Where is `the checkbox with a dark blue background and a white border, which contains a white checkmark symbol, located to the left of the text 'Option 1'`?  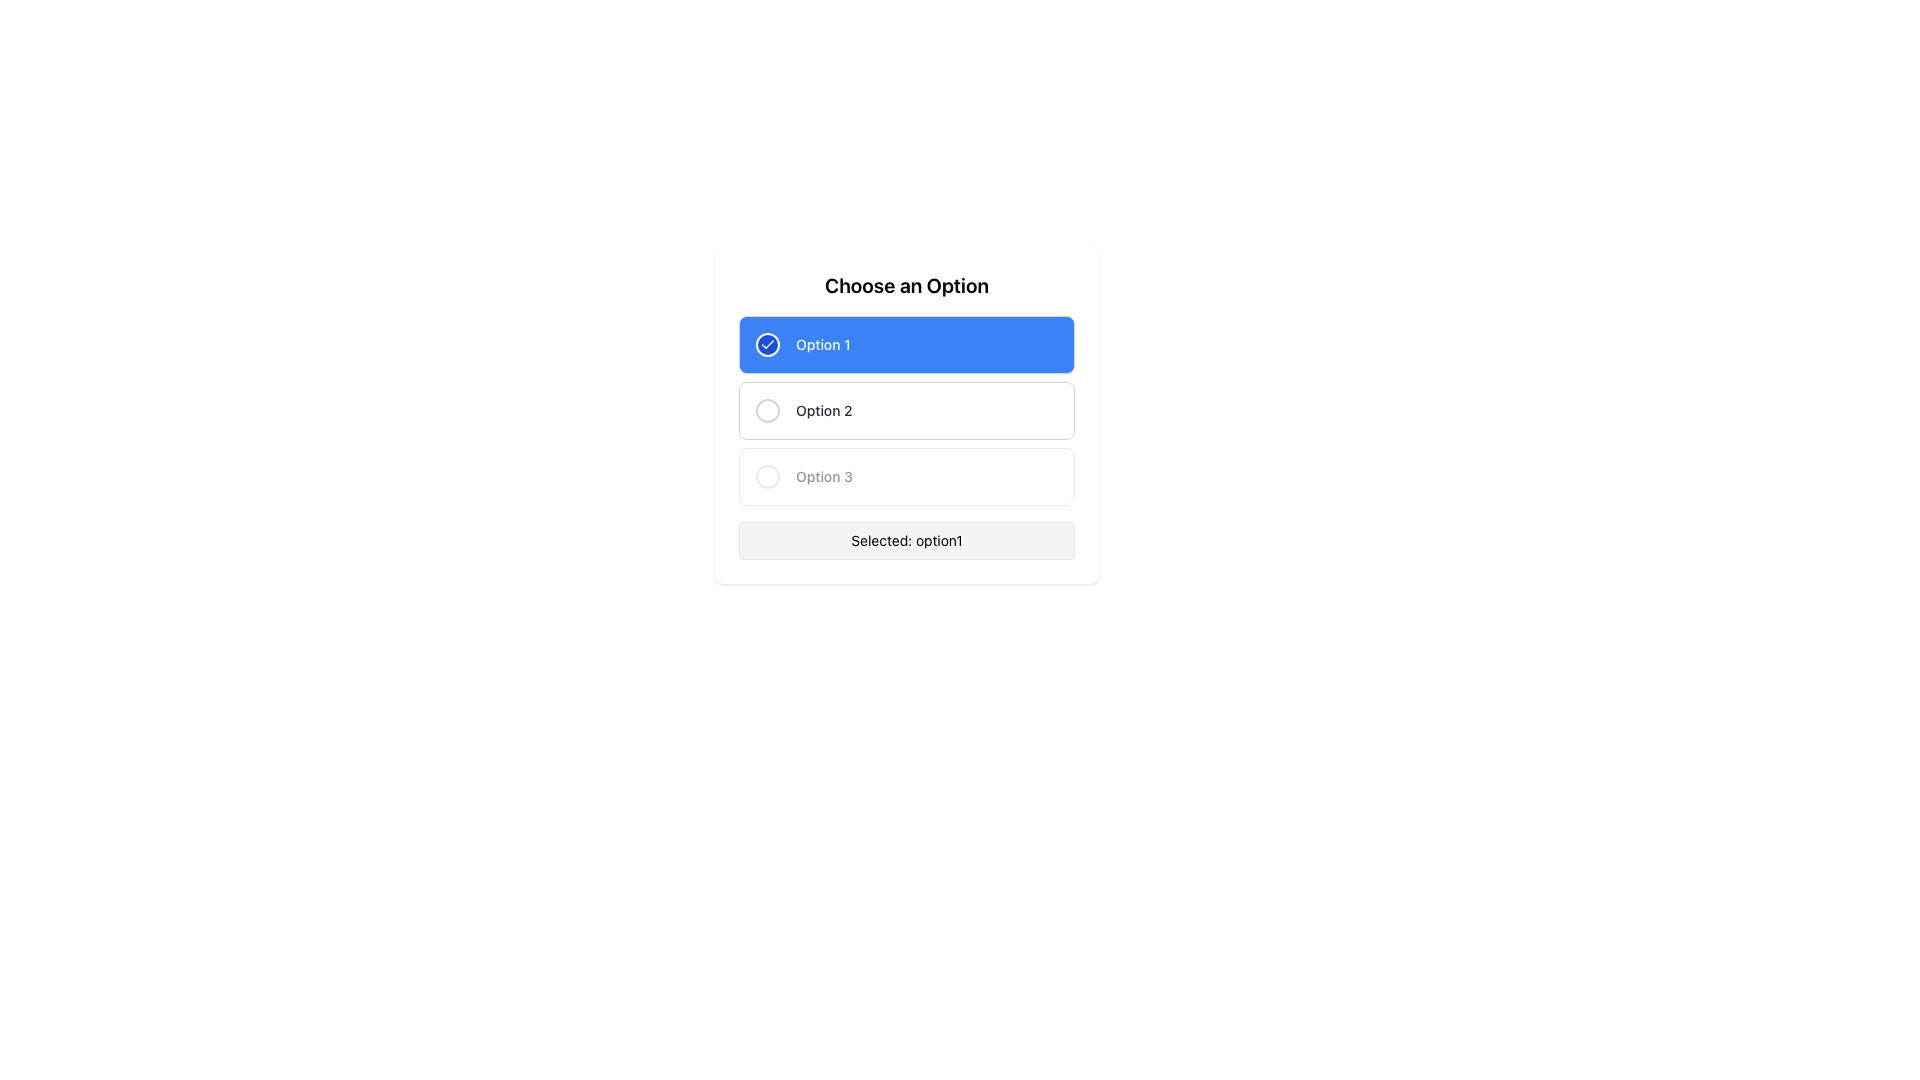
the checkbox with a dark blue background and a white border, which contains a white checkmark symbol, located to the left of the text 'Option 1' is located at coordinates (767, 343).